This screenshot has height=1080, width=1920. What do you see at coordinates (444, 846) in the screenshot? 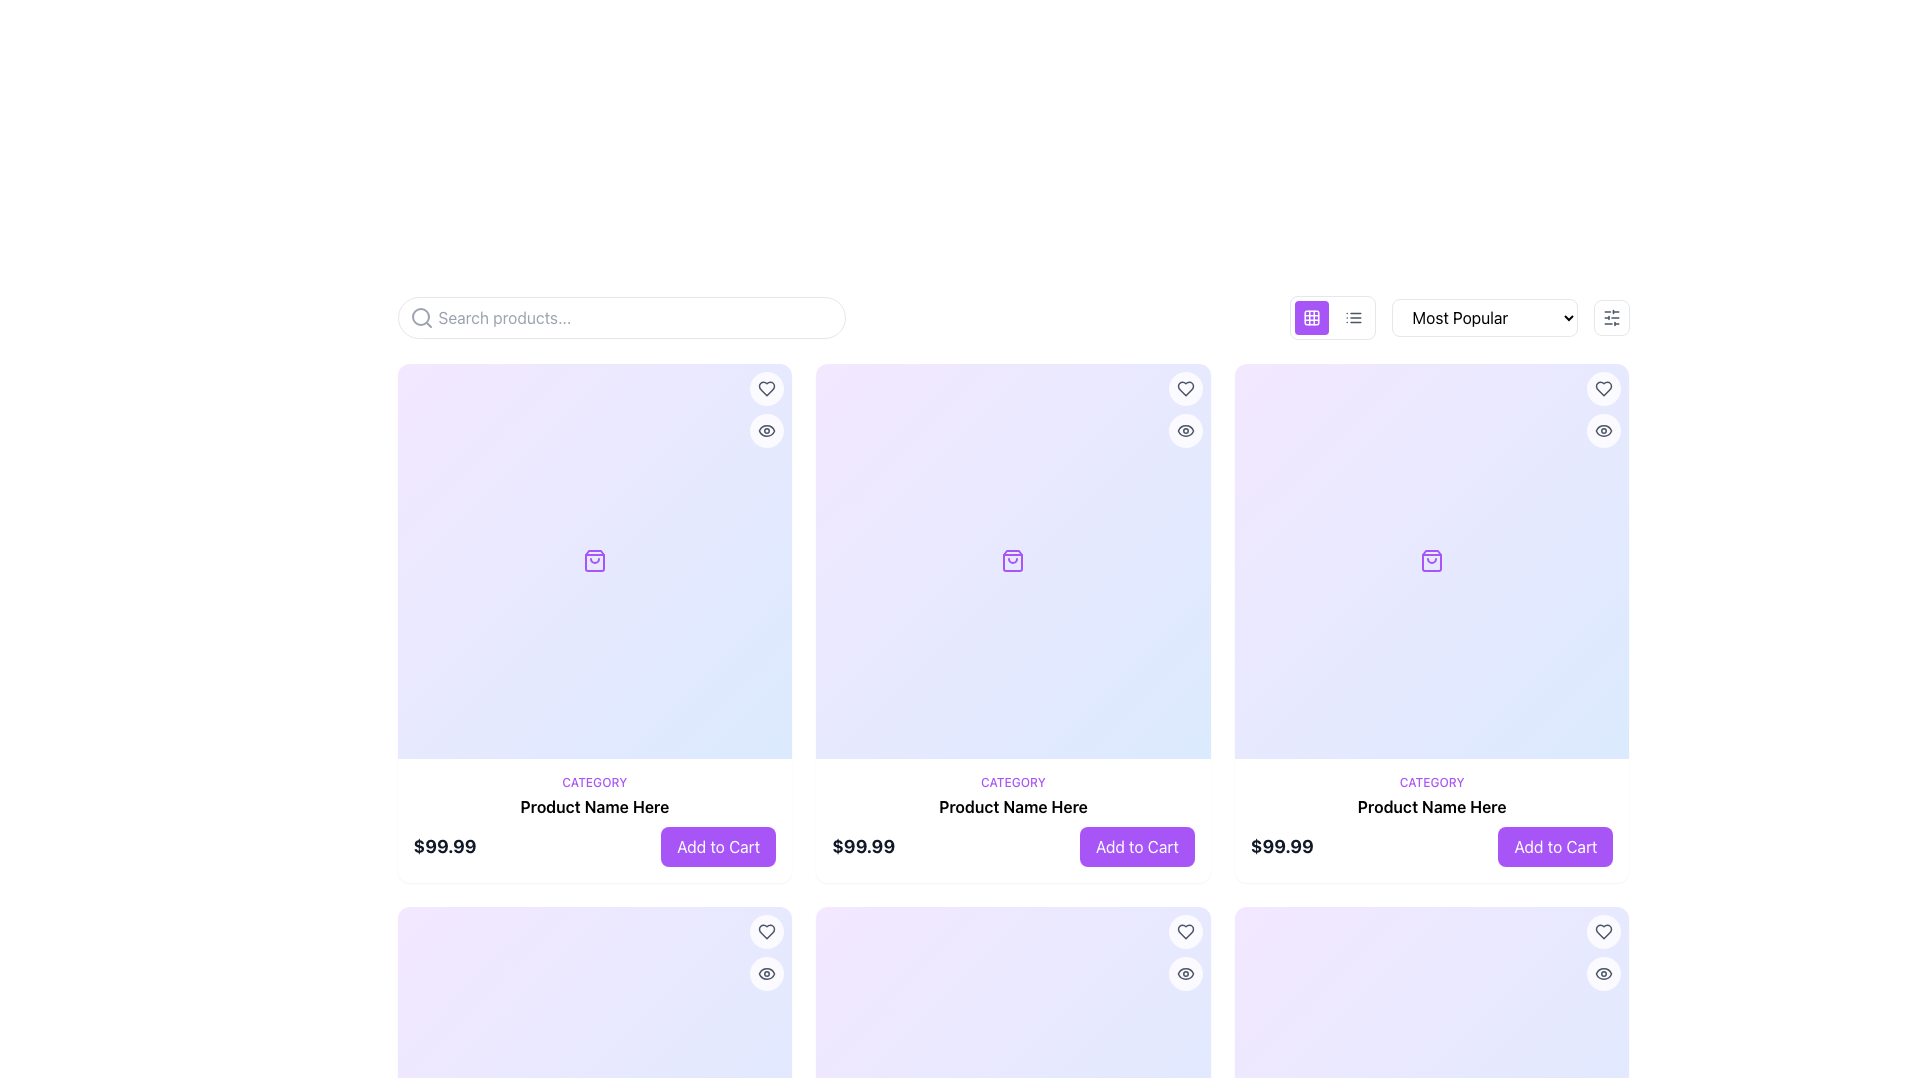
I see `the price text label displaying '$99.99' in bold, dark-gray text, positioned at the bottom left of the product card` at bounding box center [444, 846].